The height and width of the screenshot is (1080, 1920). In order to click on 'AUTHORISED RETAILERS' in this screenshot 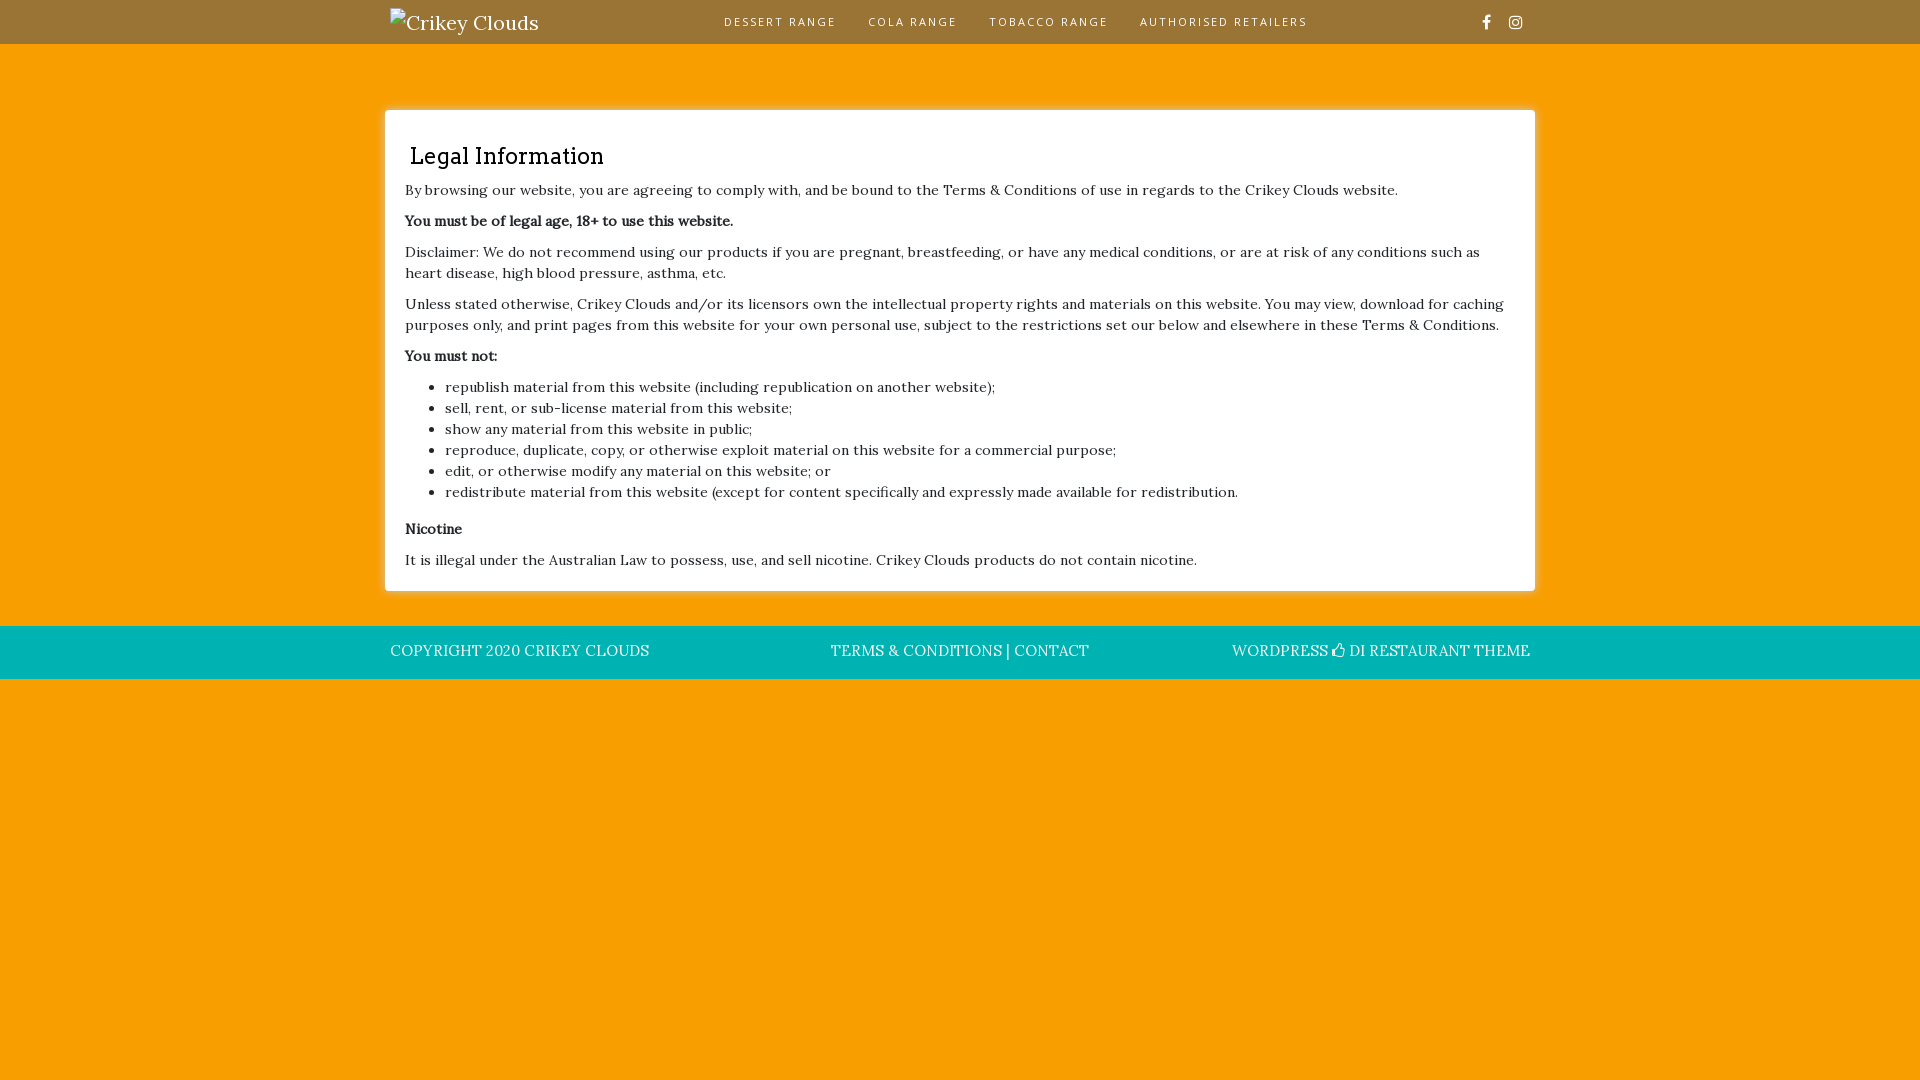, I will do `click(1222, 22)`.